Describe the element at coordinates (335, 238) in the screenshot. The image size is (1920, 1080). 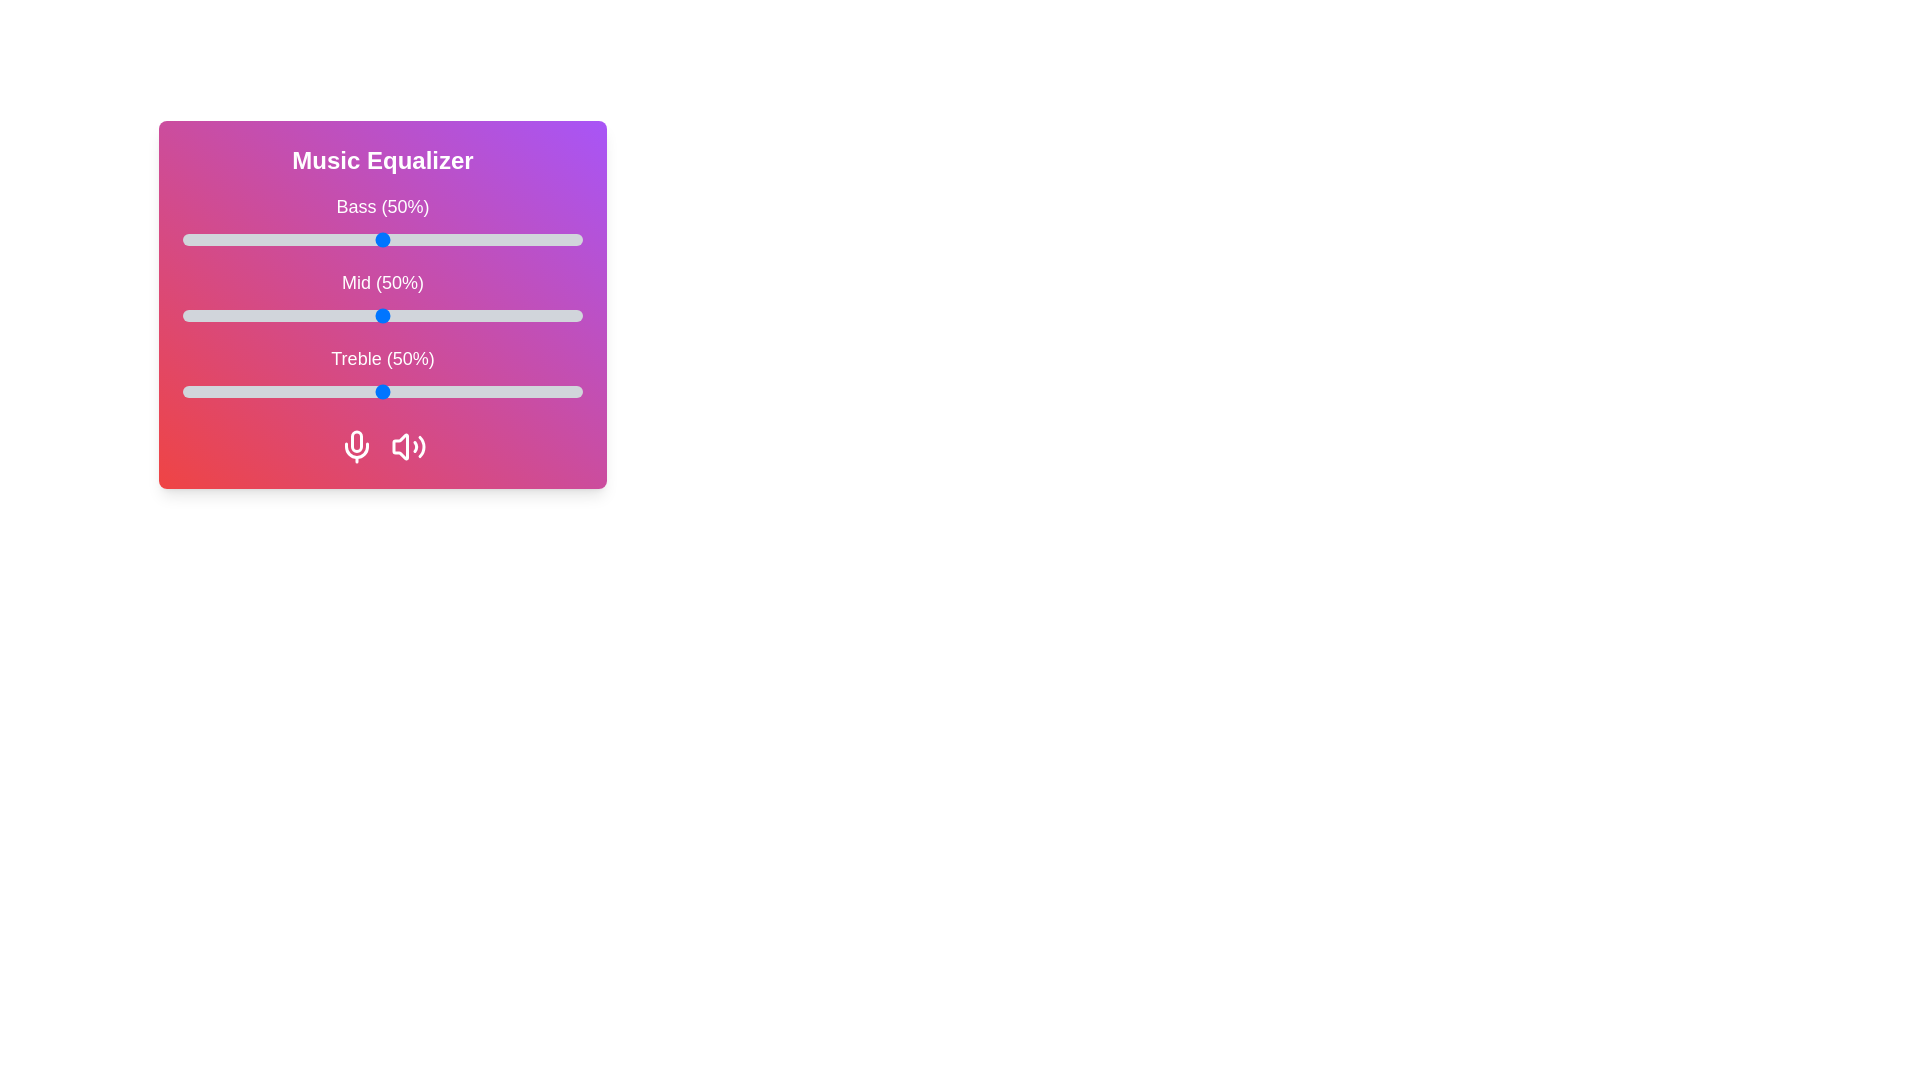
I see `the 0 slider to 38%` at that location.